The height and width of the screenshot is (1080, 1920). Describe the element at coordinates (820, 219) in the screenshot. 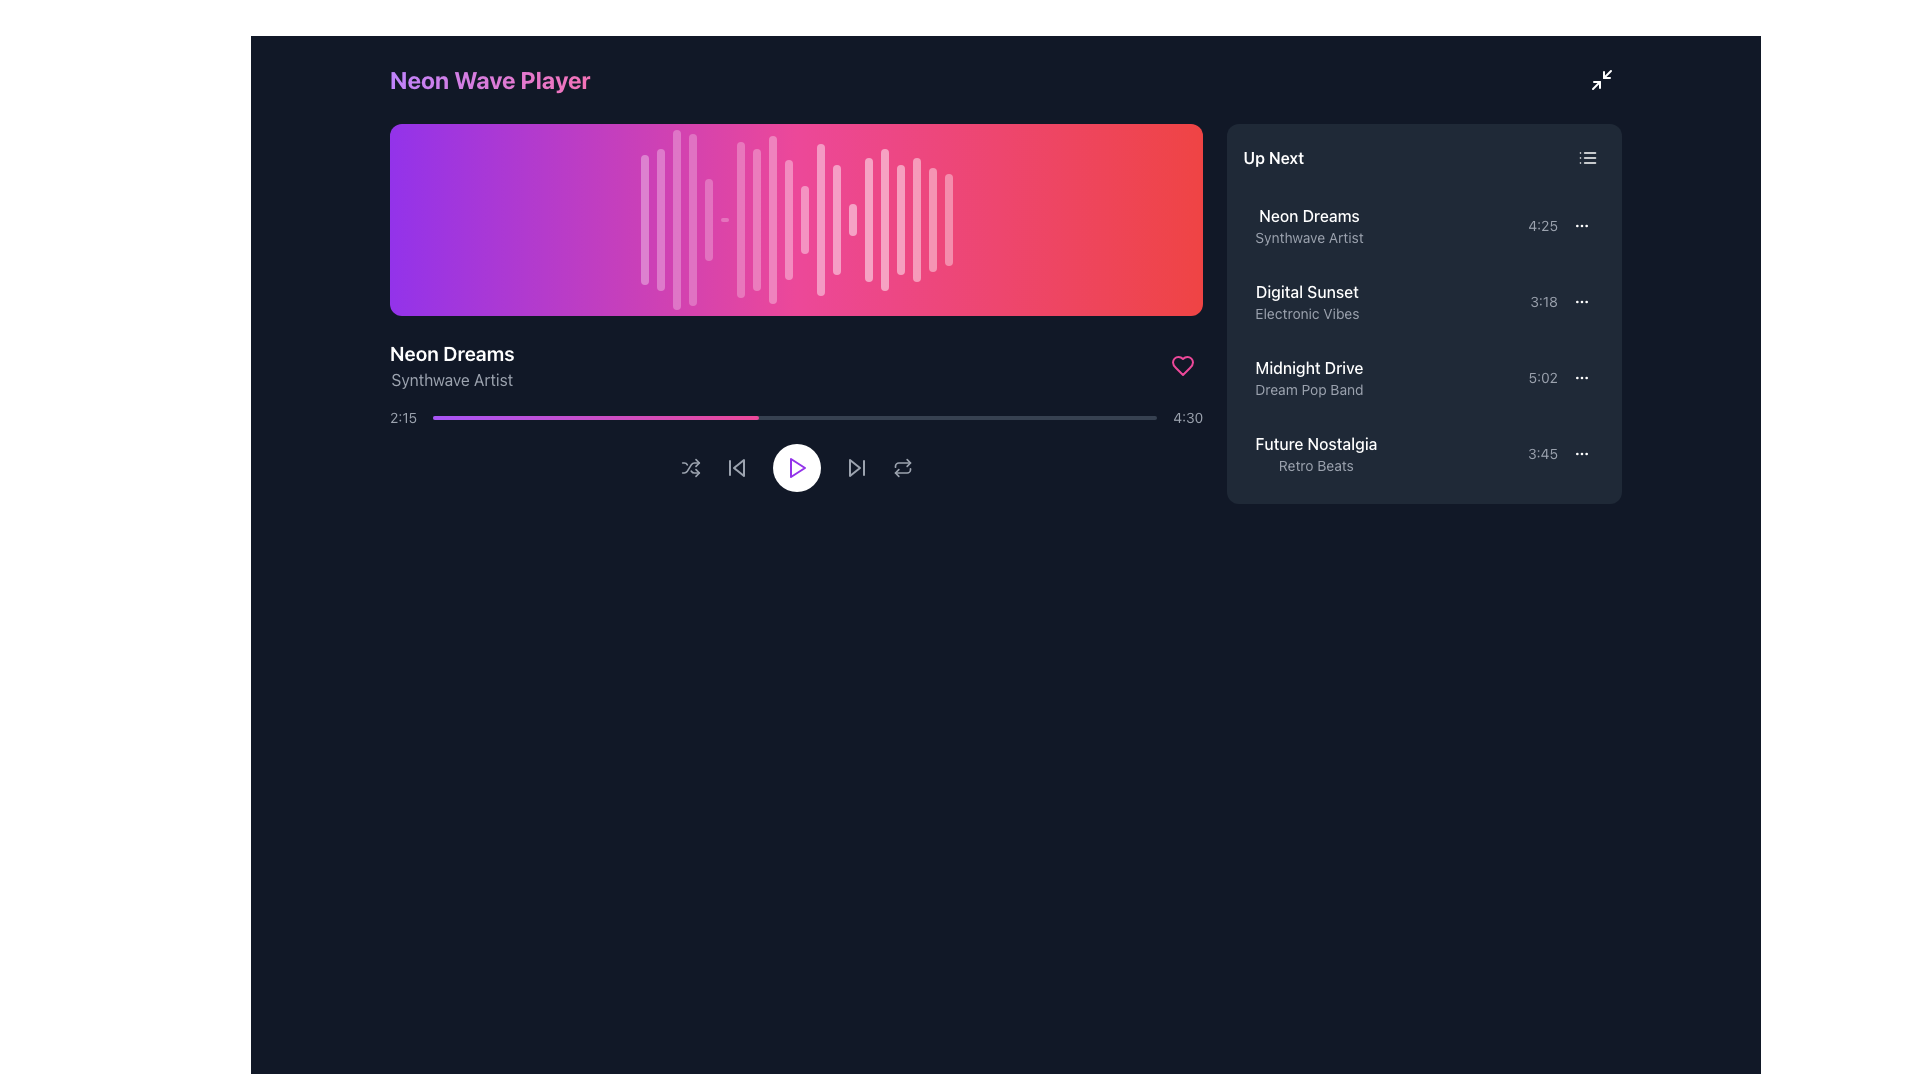

I see `the twelfth vertical waveform bar, which is a white, semi-transparent decorative UI element animated to pulsate, located near the center-right of the waveform visualization area` at that location.